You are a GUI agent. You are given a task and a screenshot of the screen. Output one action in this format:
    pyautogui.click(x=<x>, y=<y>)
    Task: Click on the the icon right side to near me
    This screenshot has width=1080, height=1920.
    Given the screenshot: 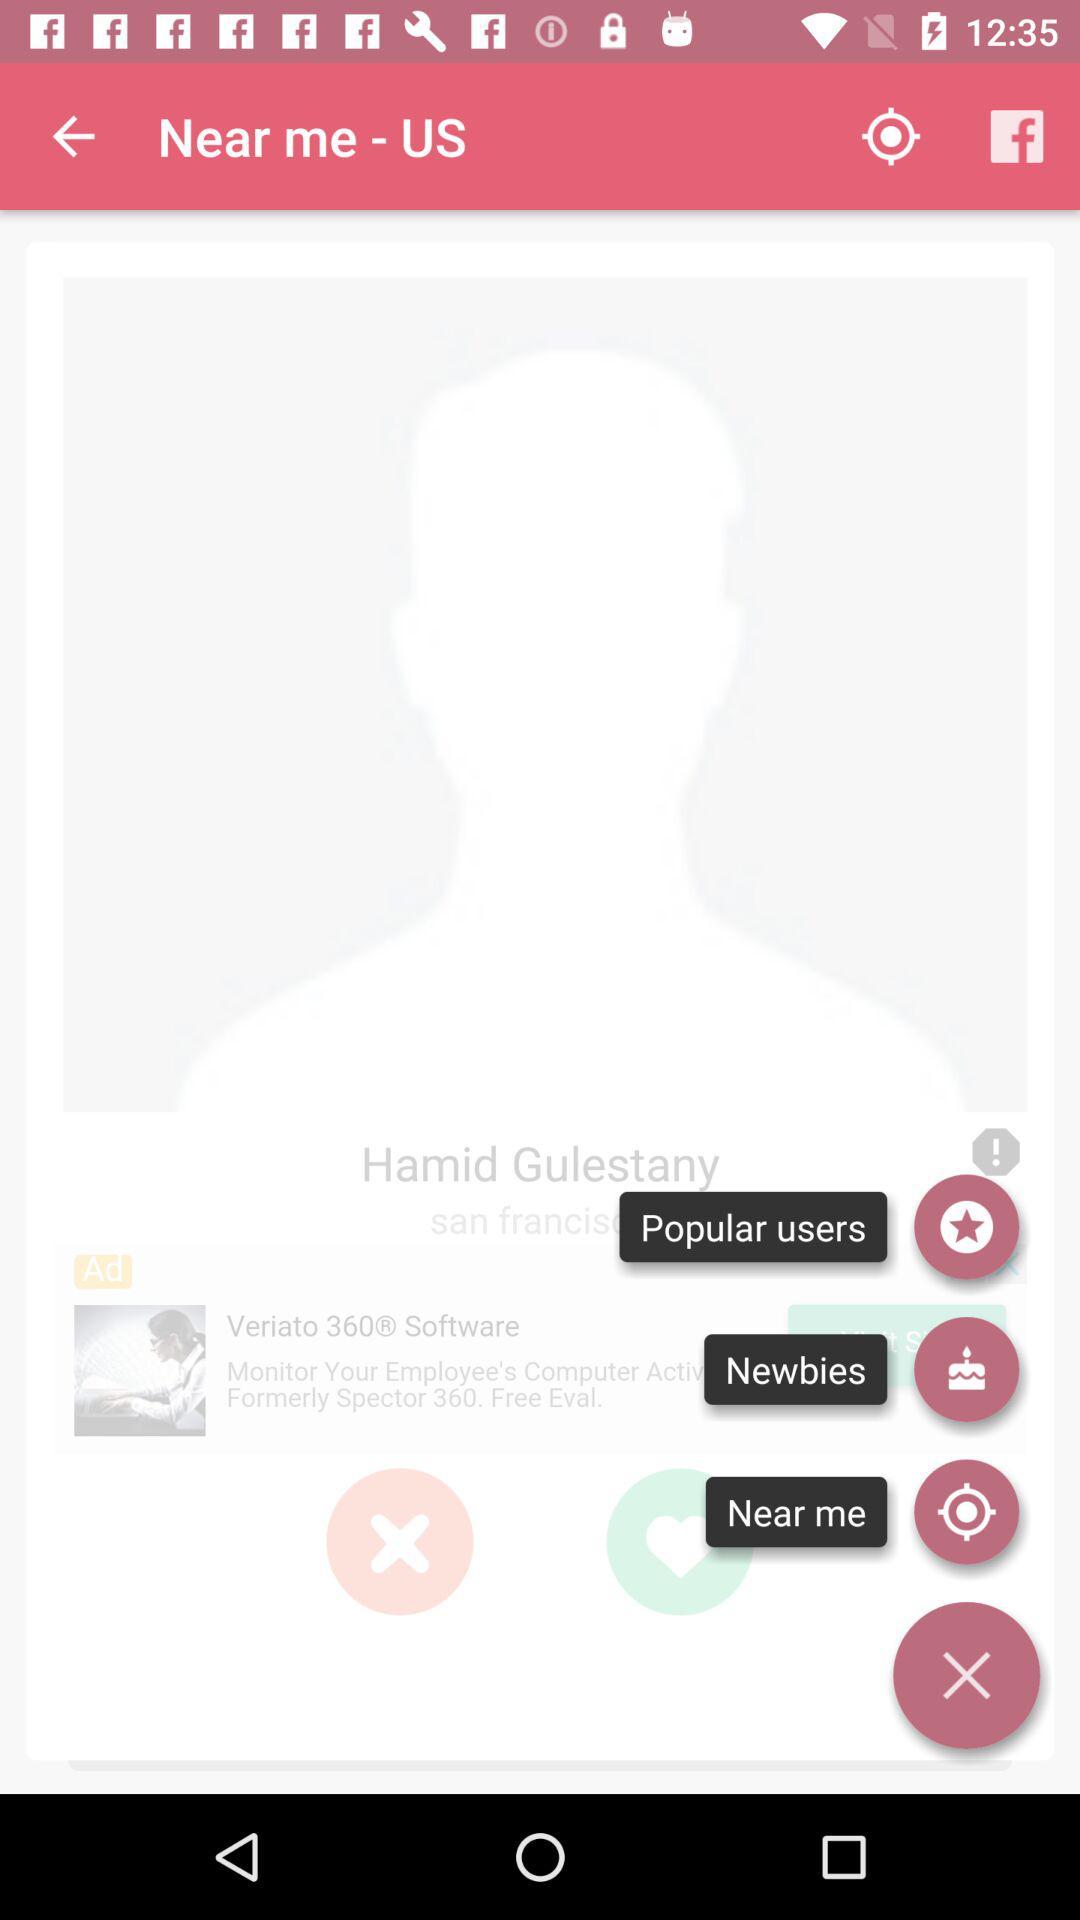 What is the action you would take?
    pyautogui.click(x=966, y=1512)
    